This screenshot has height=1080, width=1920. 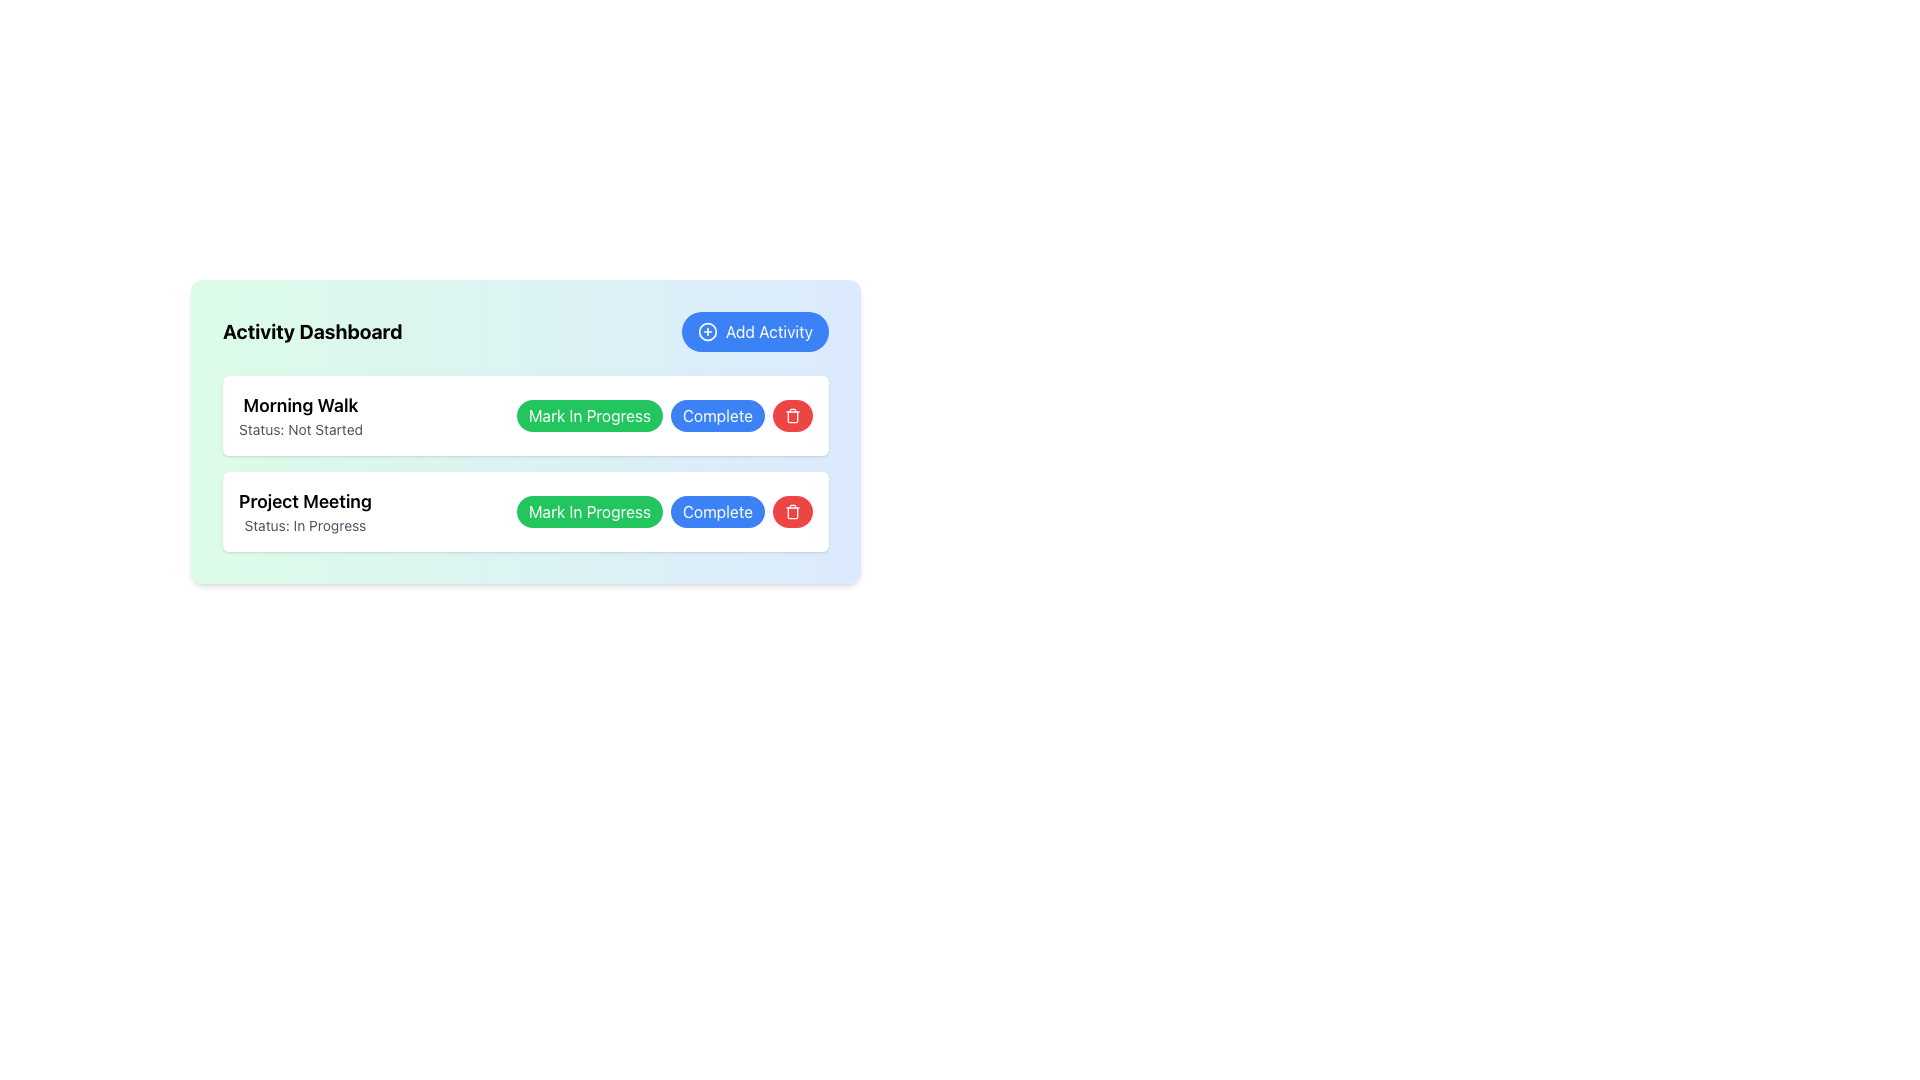 I want to click on the status text label indicating that the 'Morning Walk' activity has not yet begun, located below the 'Morning Walk' title in the upper half of the list view, so click(x=300, y=428).